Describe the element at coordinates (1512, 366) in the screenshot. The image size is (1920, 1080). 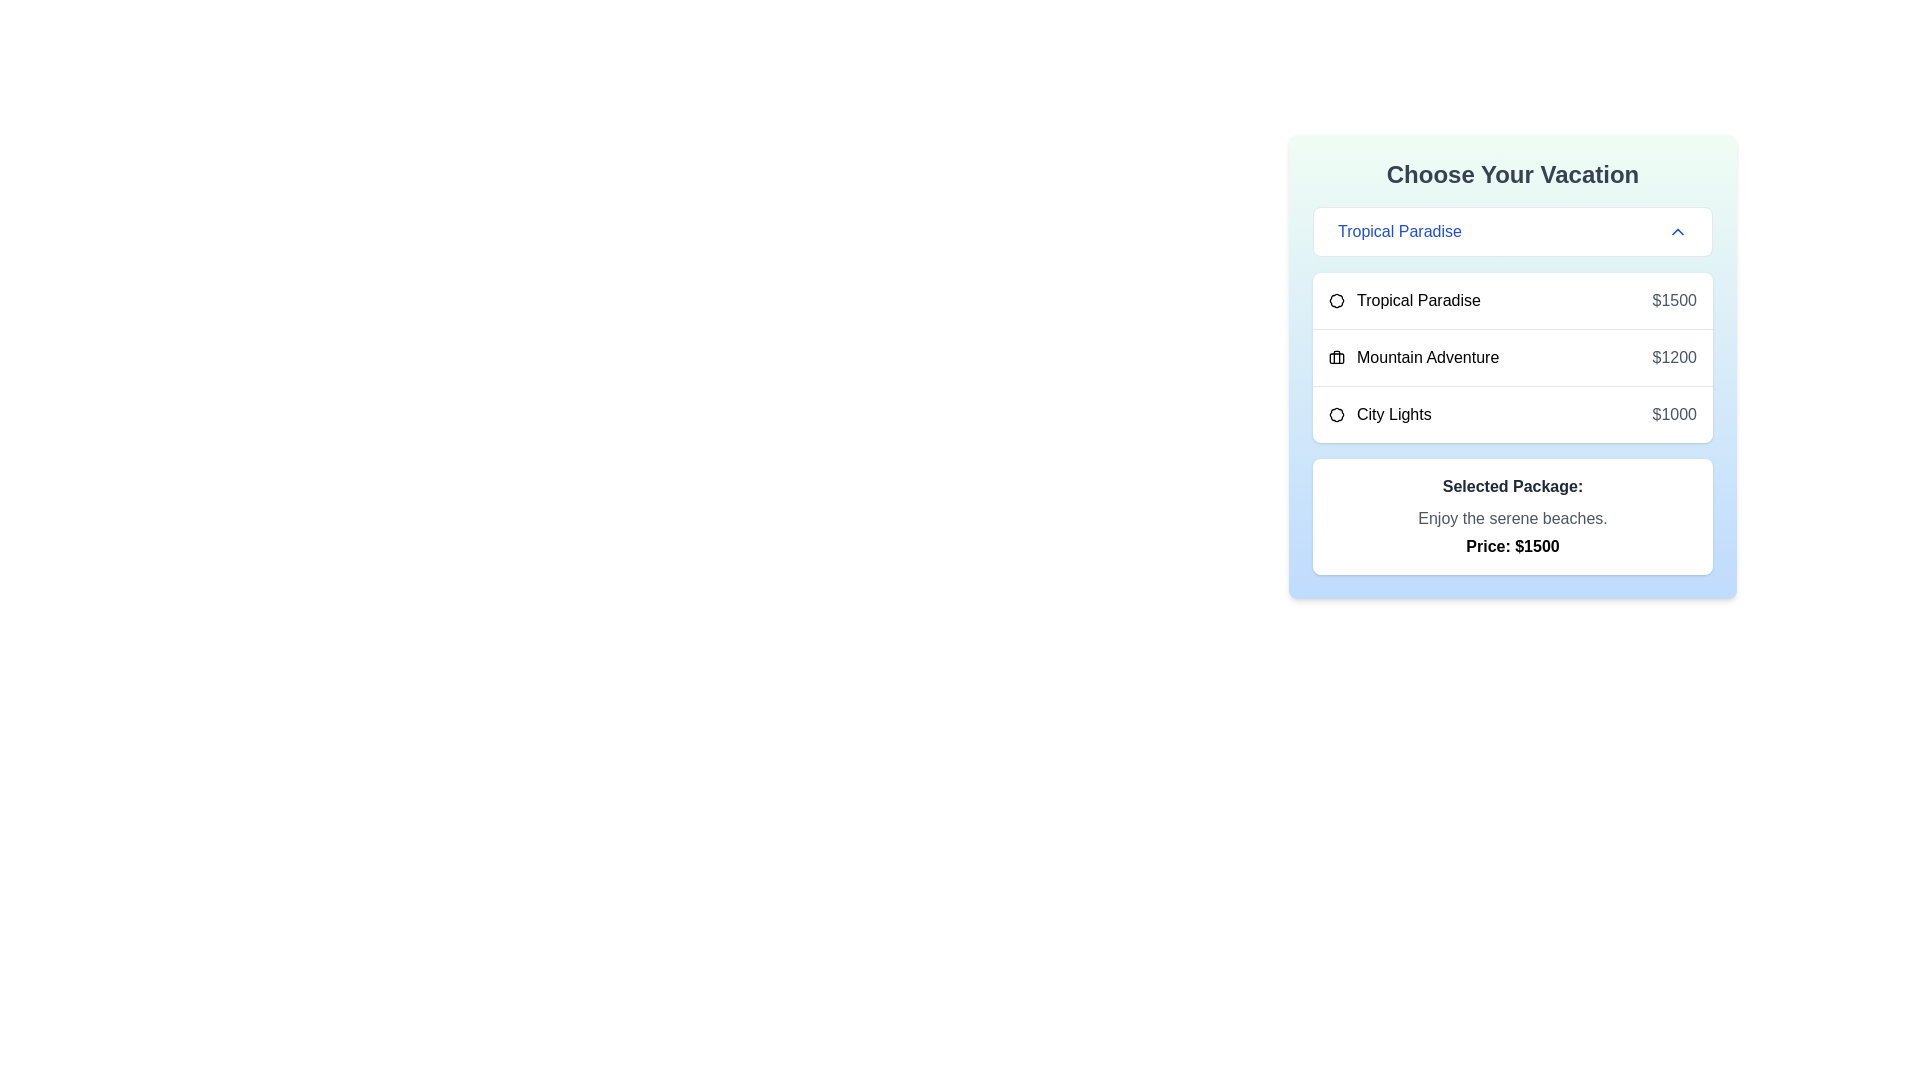
I see `the 'Mountain Adventure' package row in the interactive selection panel` at that location.